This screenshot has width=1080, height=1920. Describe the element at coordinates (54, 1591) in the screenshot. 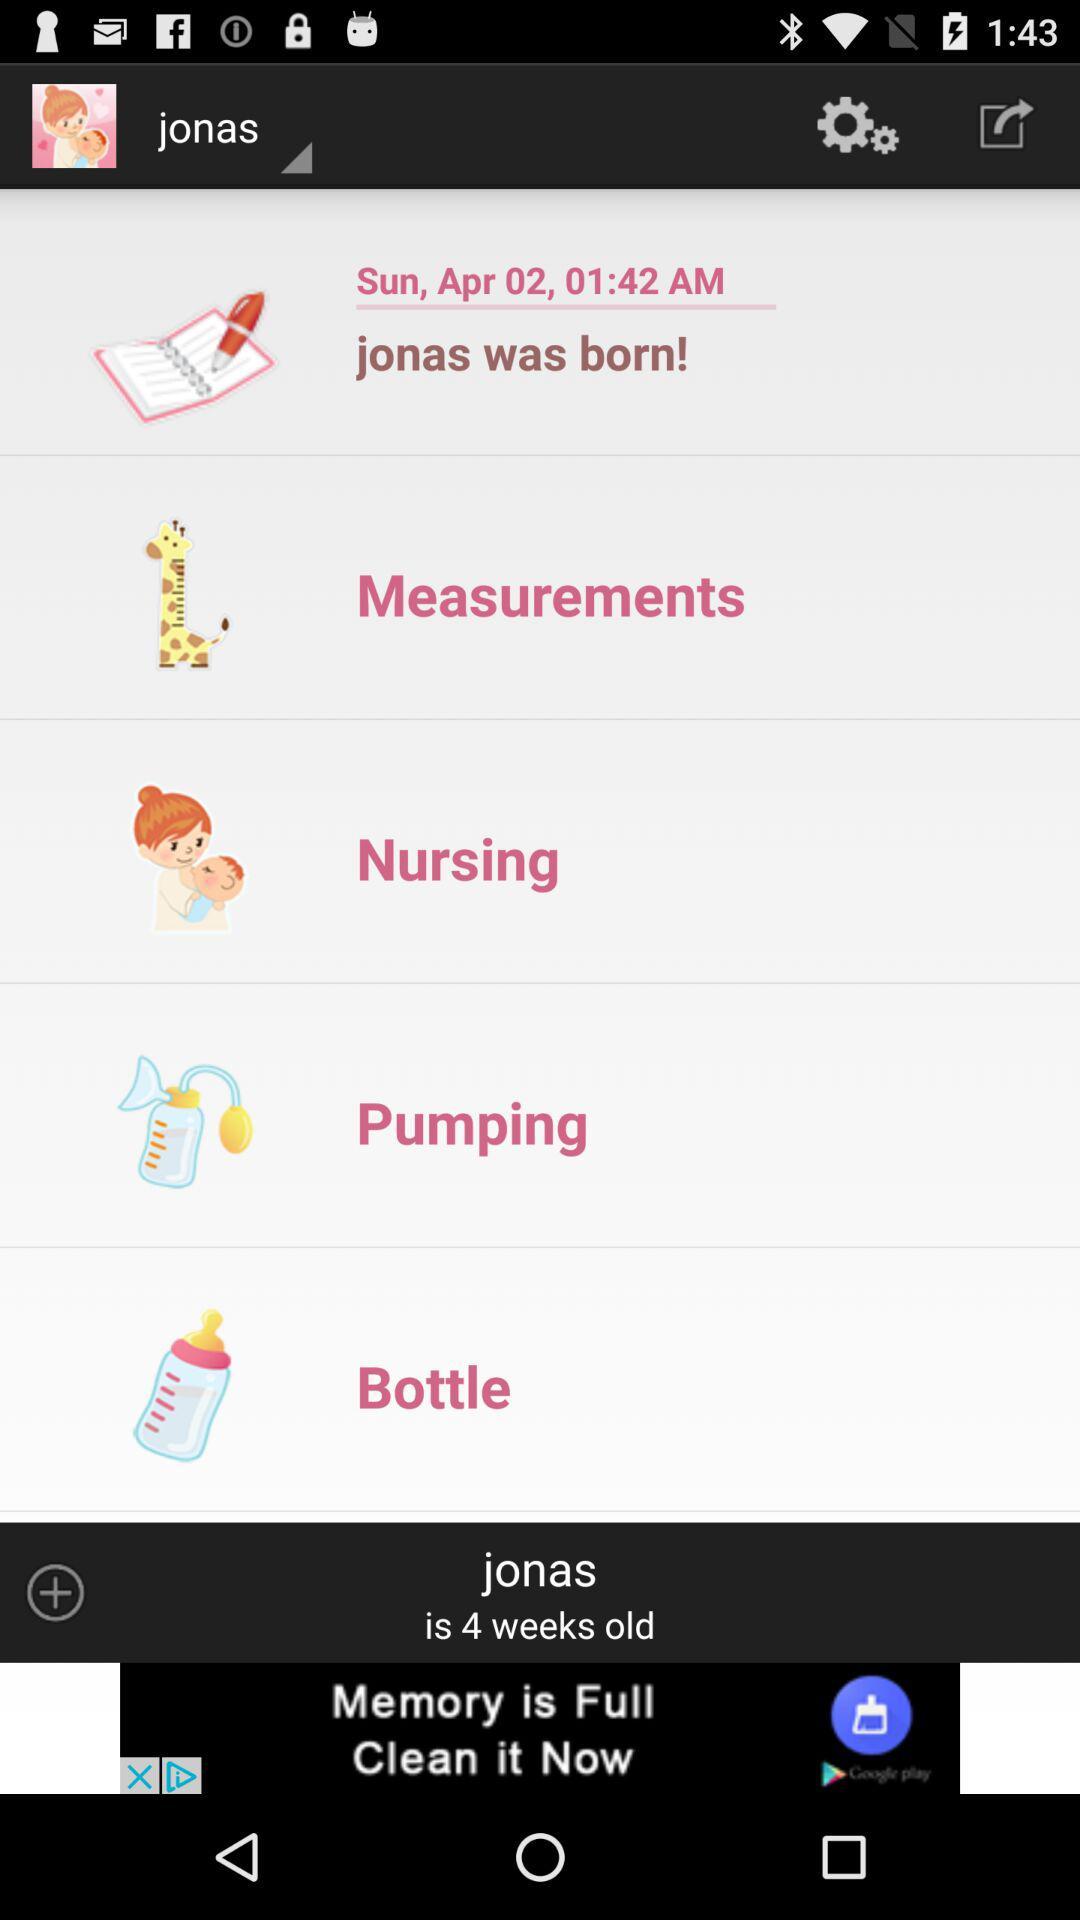

I see `more` at that location.